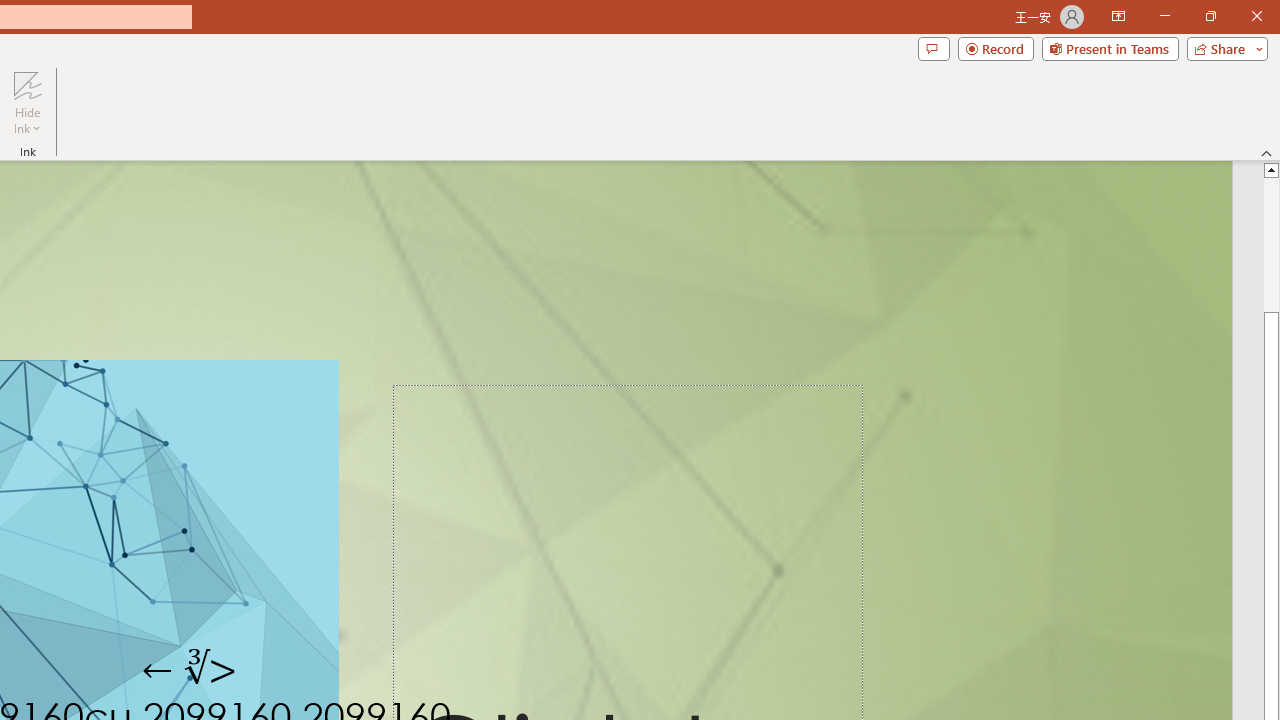 Image resolution: width=1280 pixels, height=720 pixels. Describe the element at coordinates (1117, 16) in the screenshot. I see `'Ribbon Display Options'` at that location.